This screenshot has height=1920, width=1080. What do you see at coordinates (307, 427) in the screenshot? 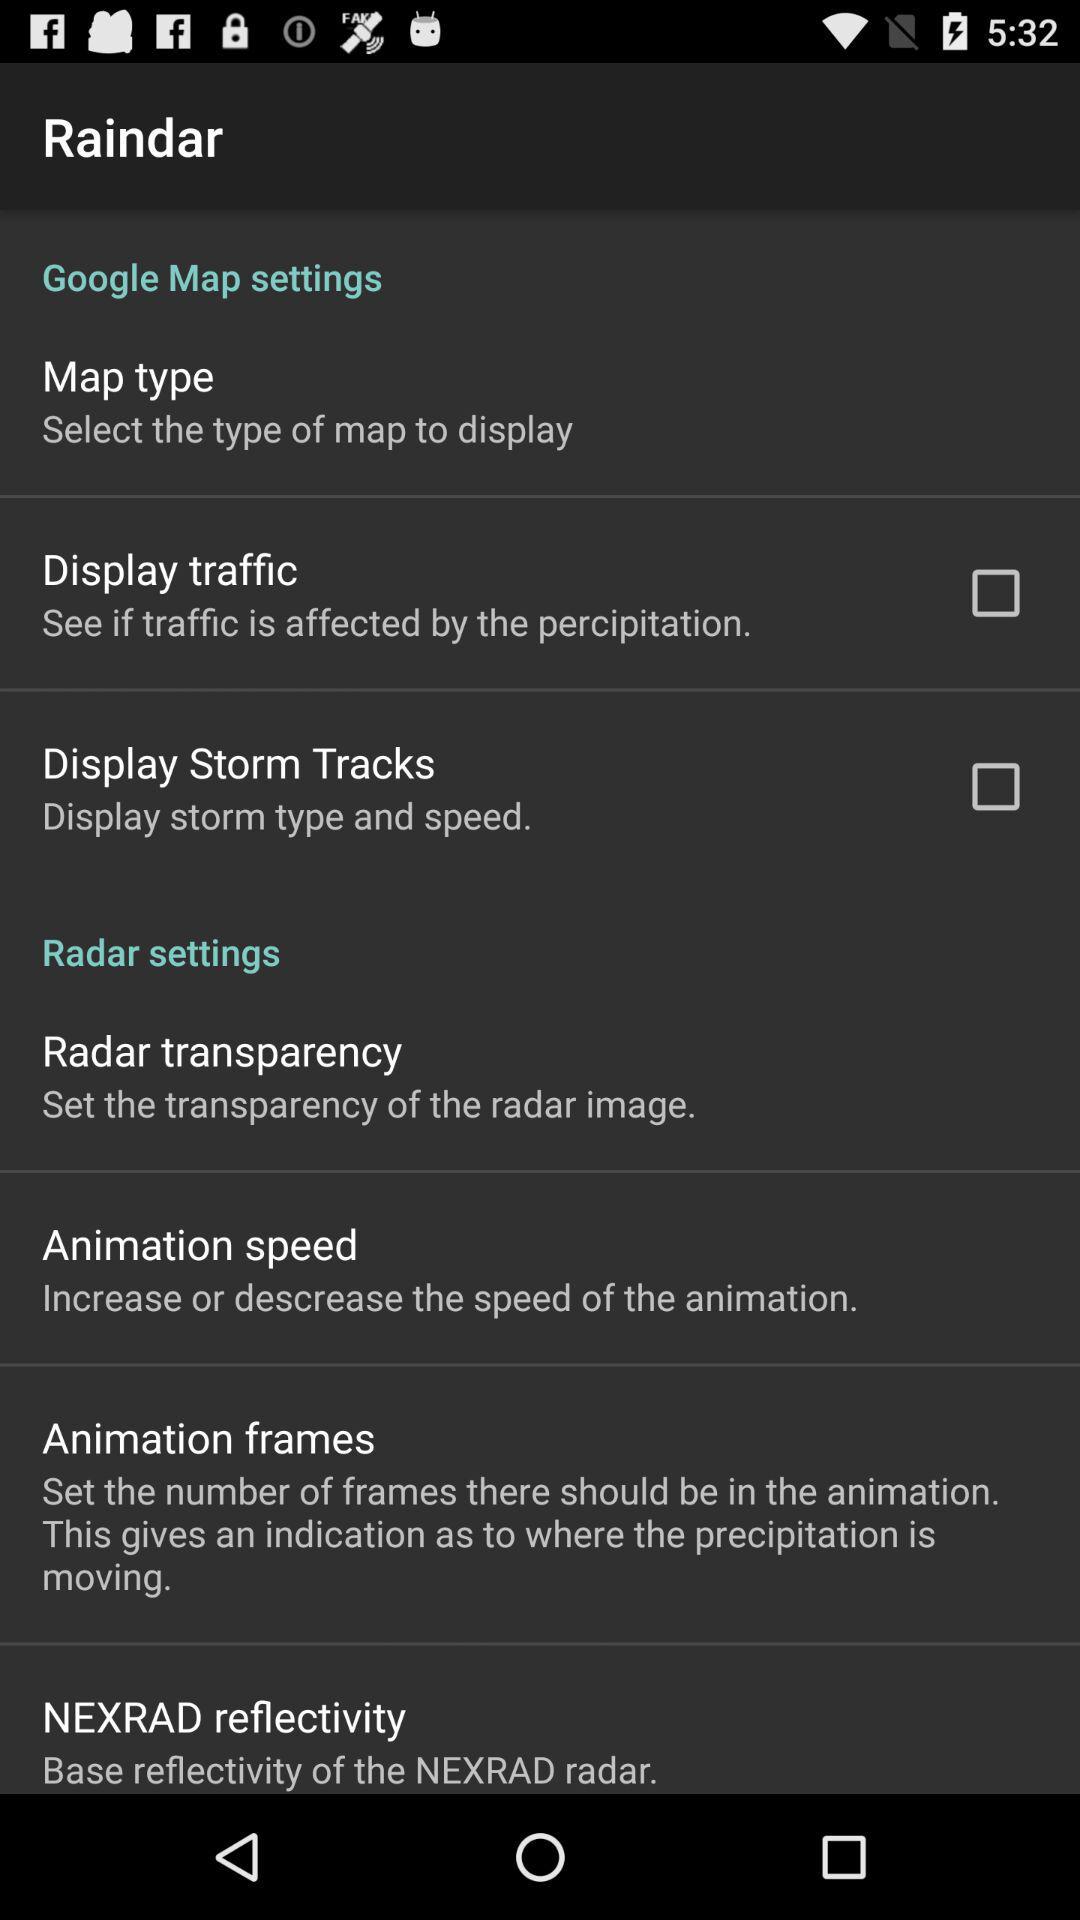
I see `the app below the map type app` at bounding box center [307, 427].